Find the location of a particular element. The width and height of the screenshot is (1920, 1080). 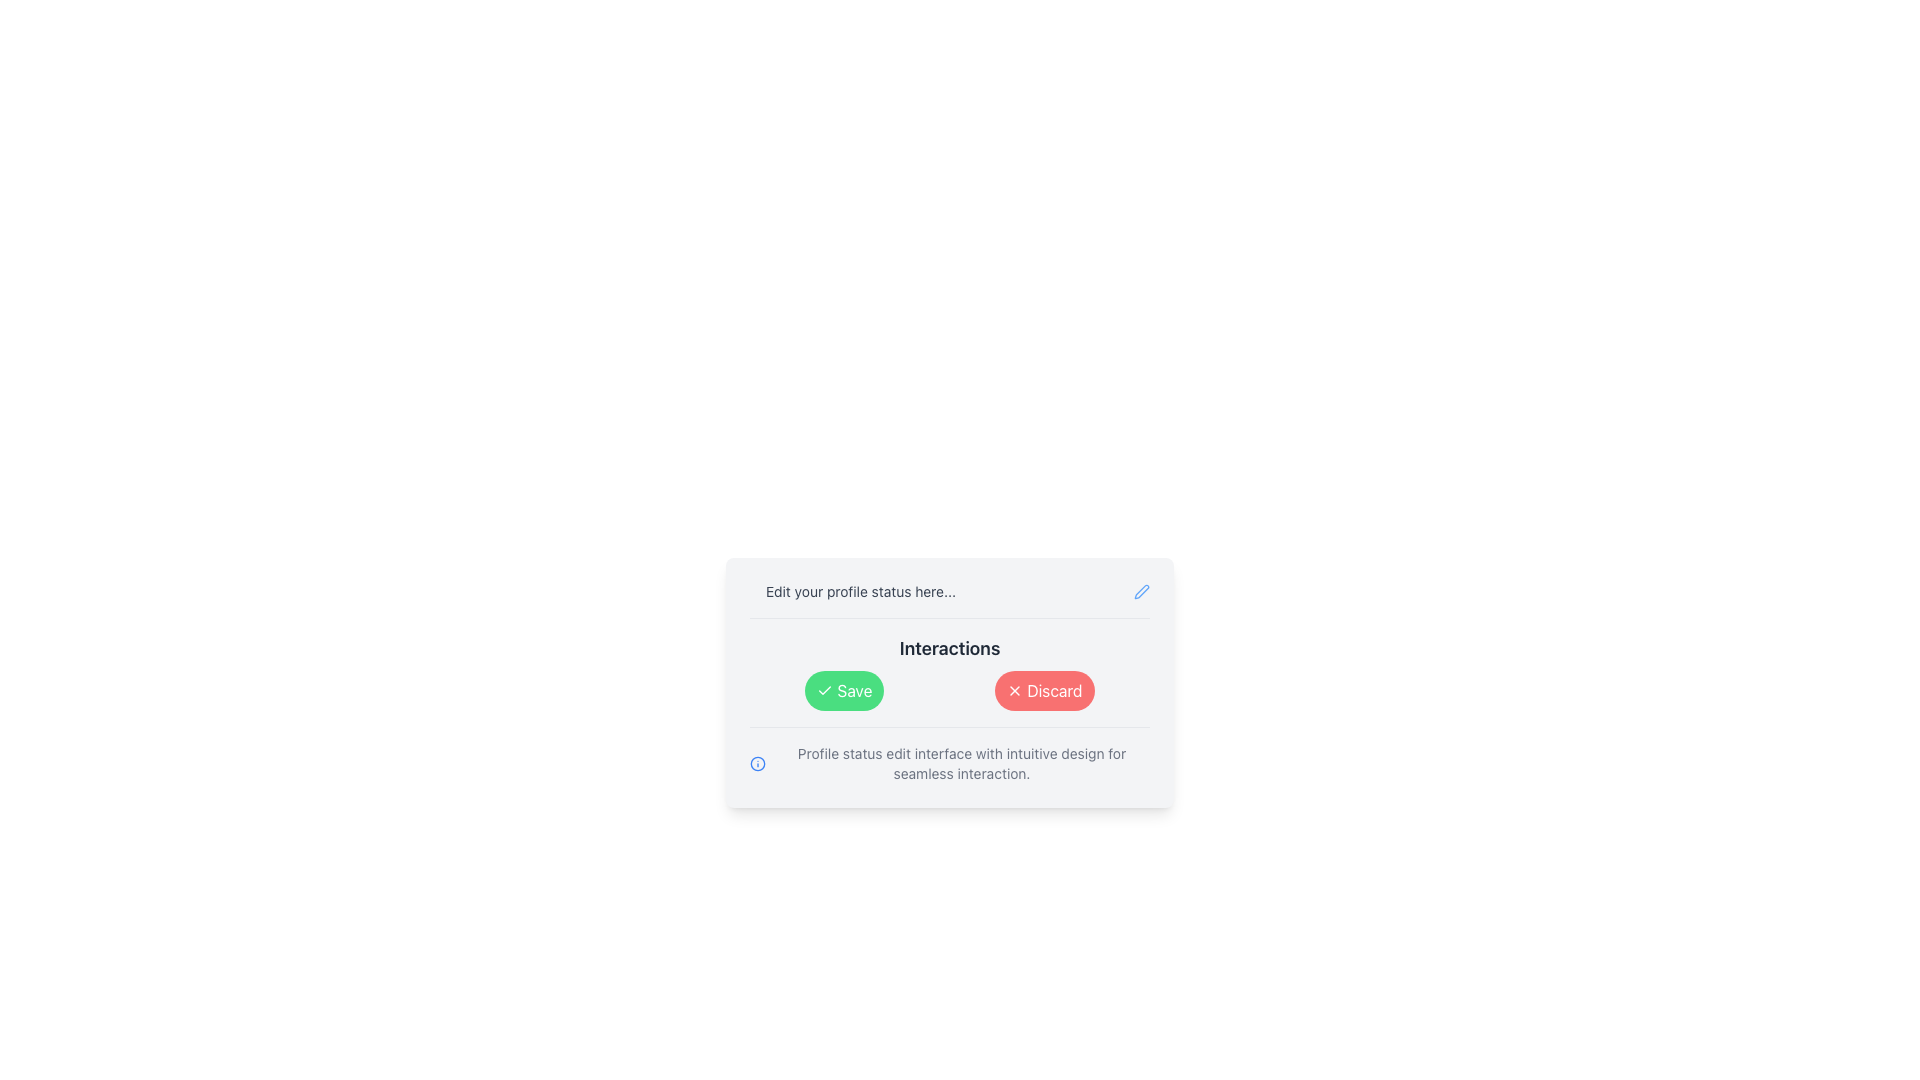

the informational text located at the bottom of the card-like section, directly below the 'Save' and 'Discard' buttons, to read its explanatory content is located at coordinates (949, 755).